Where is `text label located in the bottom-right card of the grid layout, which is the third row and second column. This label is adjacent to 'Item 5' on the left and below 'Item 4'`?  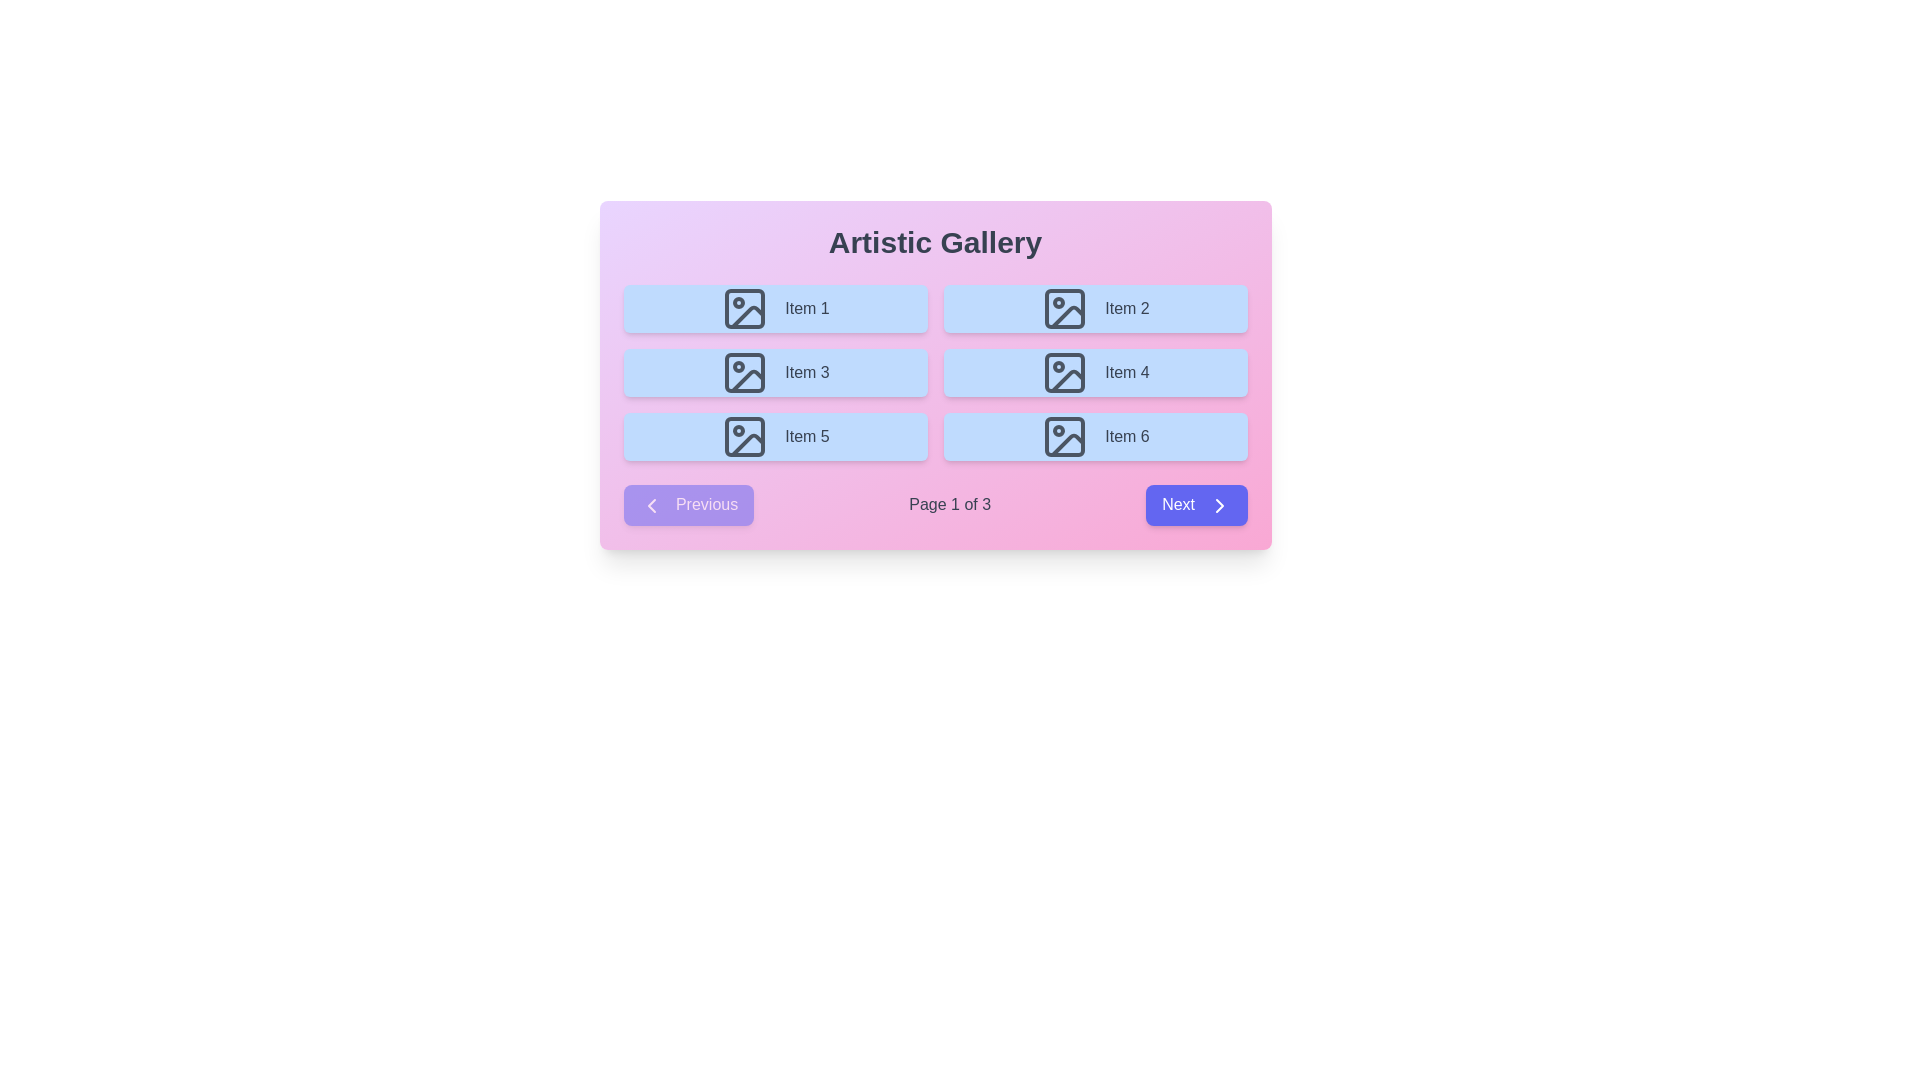 text label located in the bottom-right card of the grid layout, which is the third row and second column. This label is adjacent to 'Item 5' on the left and below 'Item 4' is located at coordinates (1127, 435).